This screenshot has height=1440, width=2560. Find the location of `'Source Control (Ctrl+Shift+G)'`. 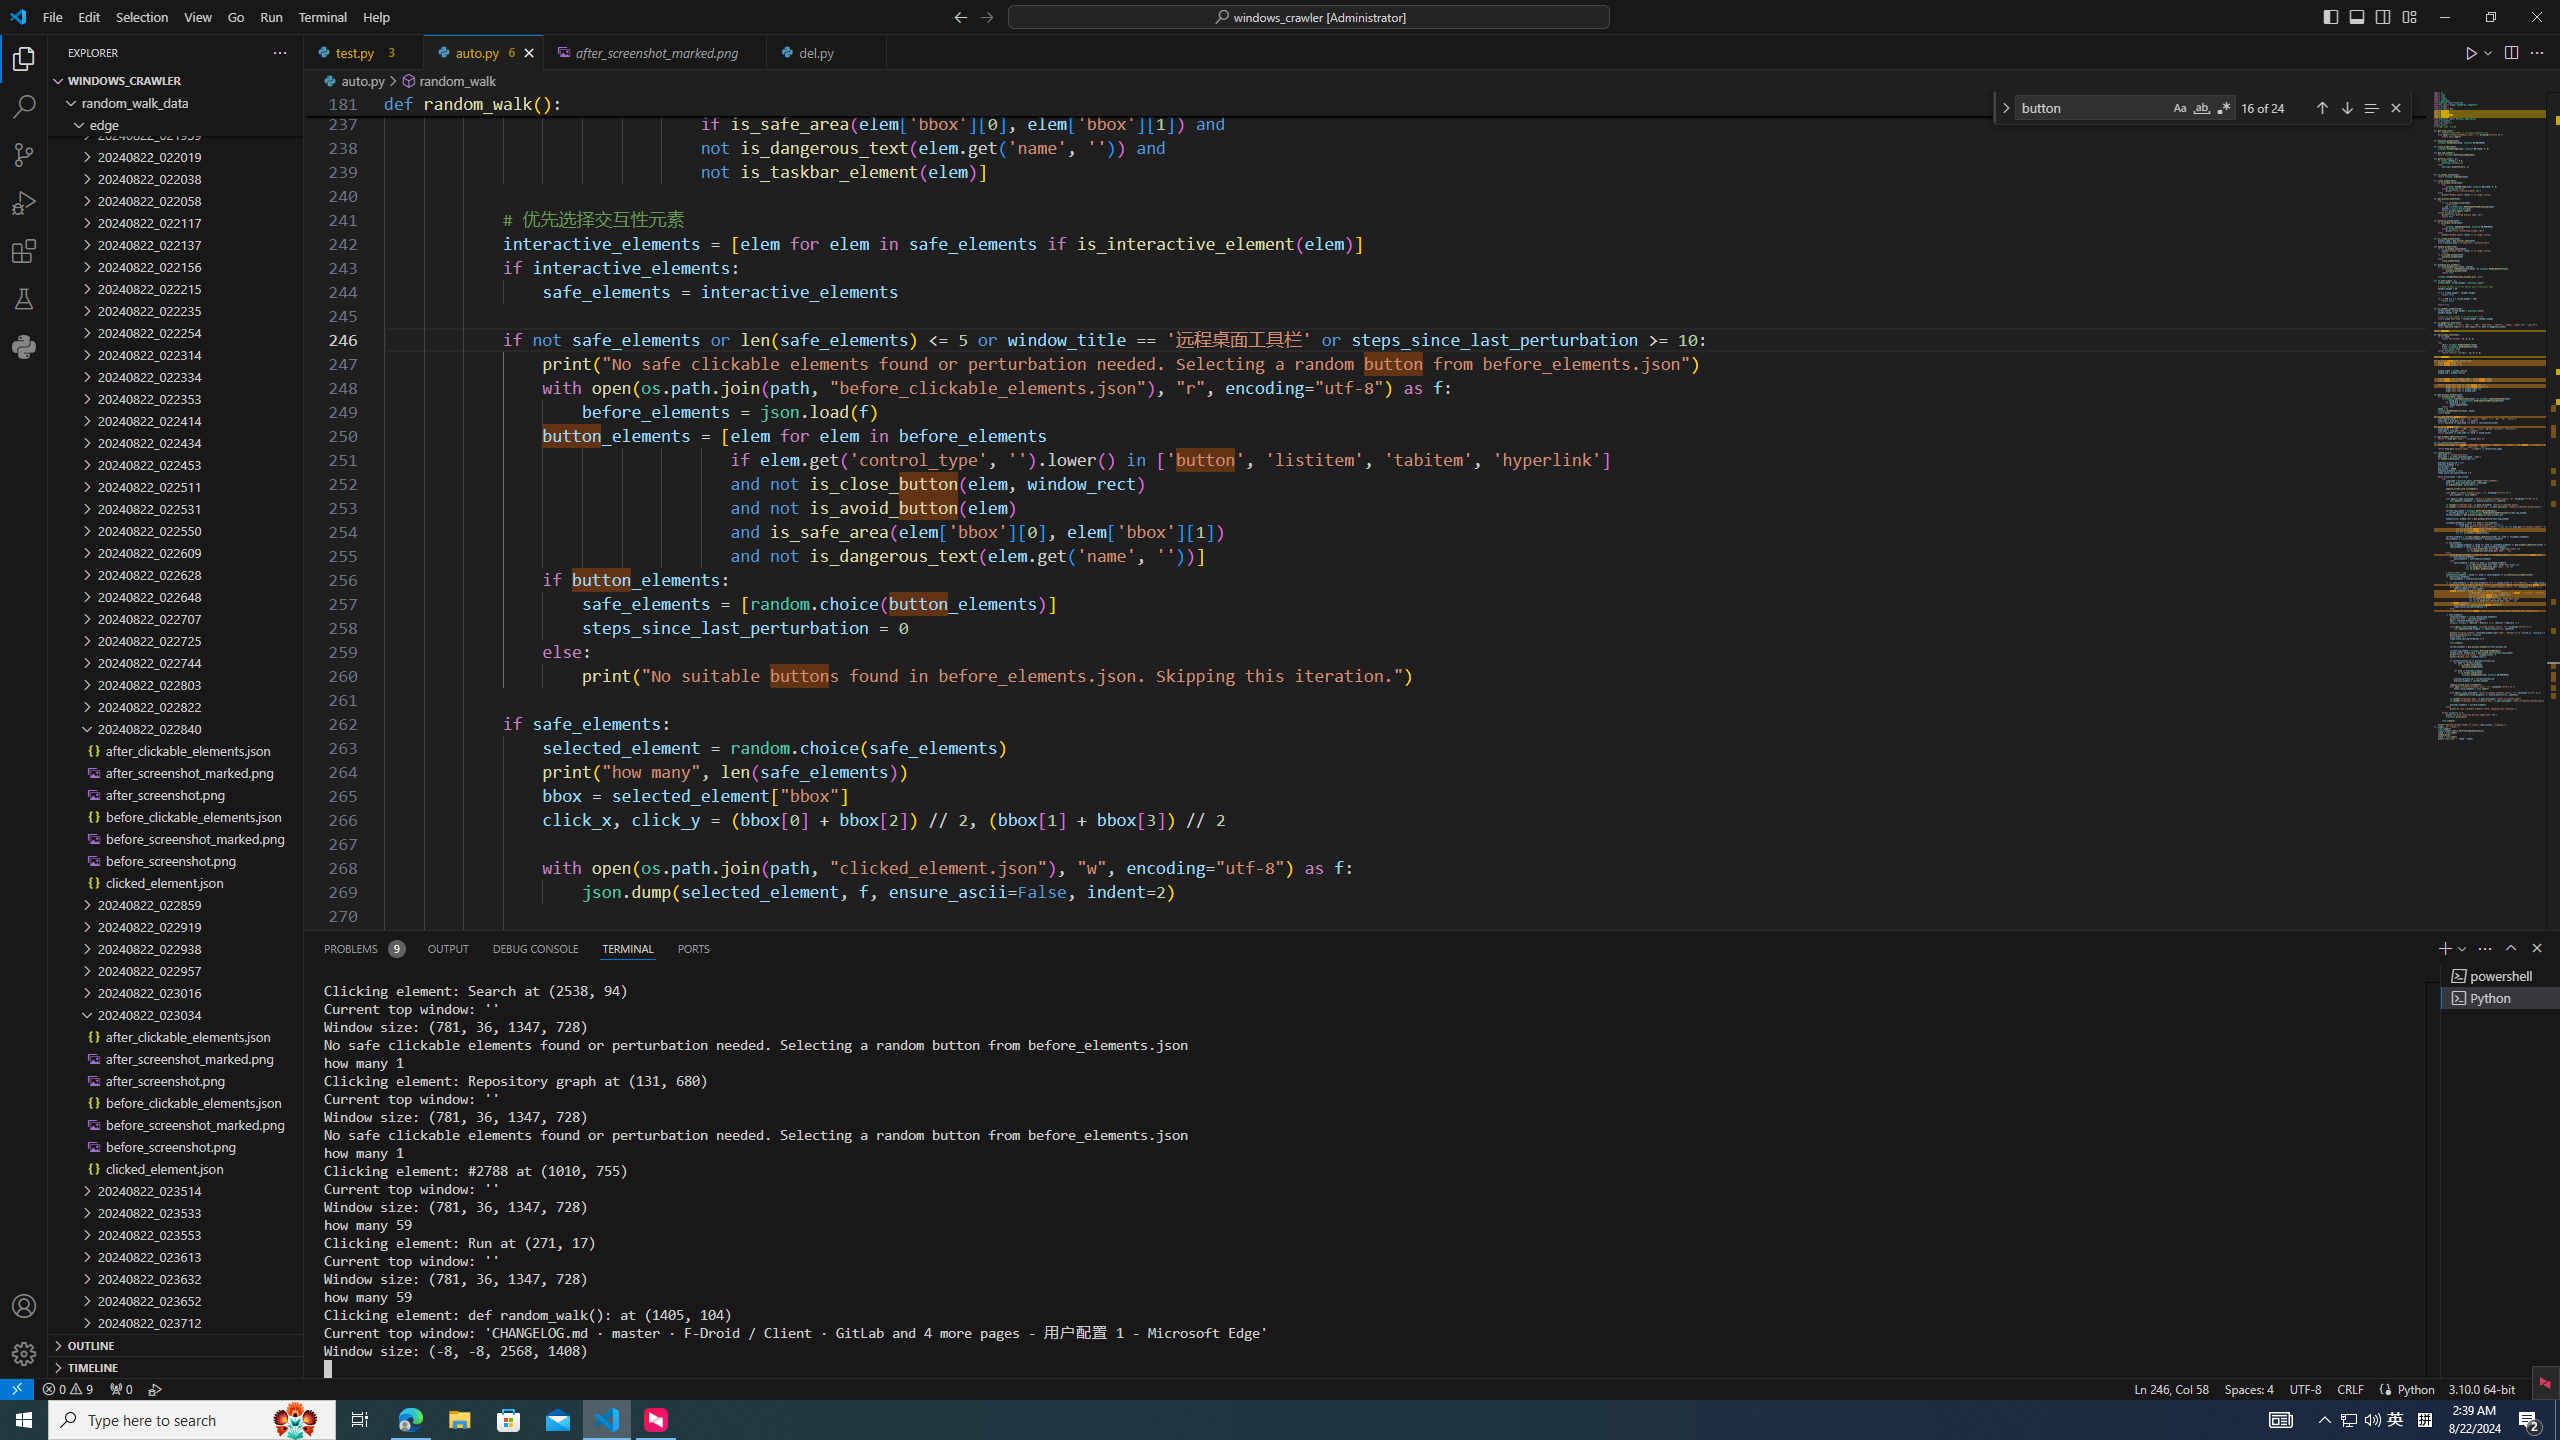

'Source Control (Ctrl+Shift+G)' is located at coordinates (24, 153).